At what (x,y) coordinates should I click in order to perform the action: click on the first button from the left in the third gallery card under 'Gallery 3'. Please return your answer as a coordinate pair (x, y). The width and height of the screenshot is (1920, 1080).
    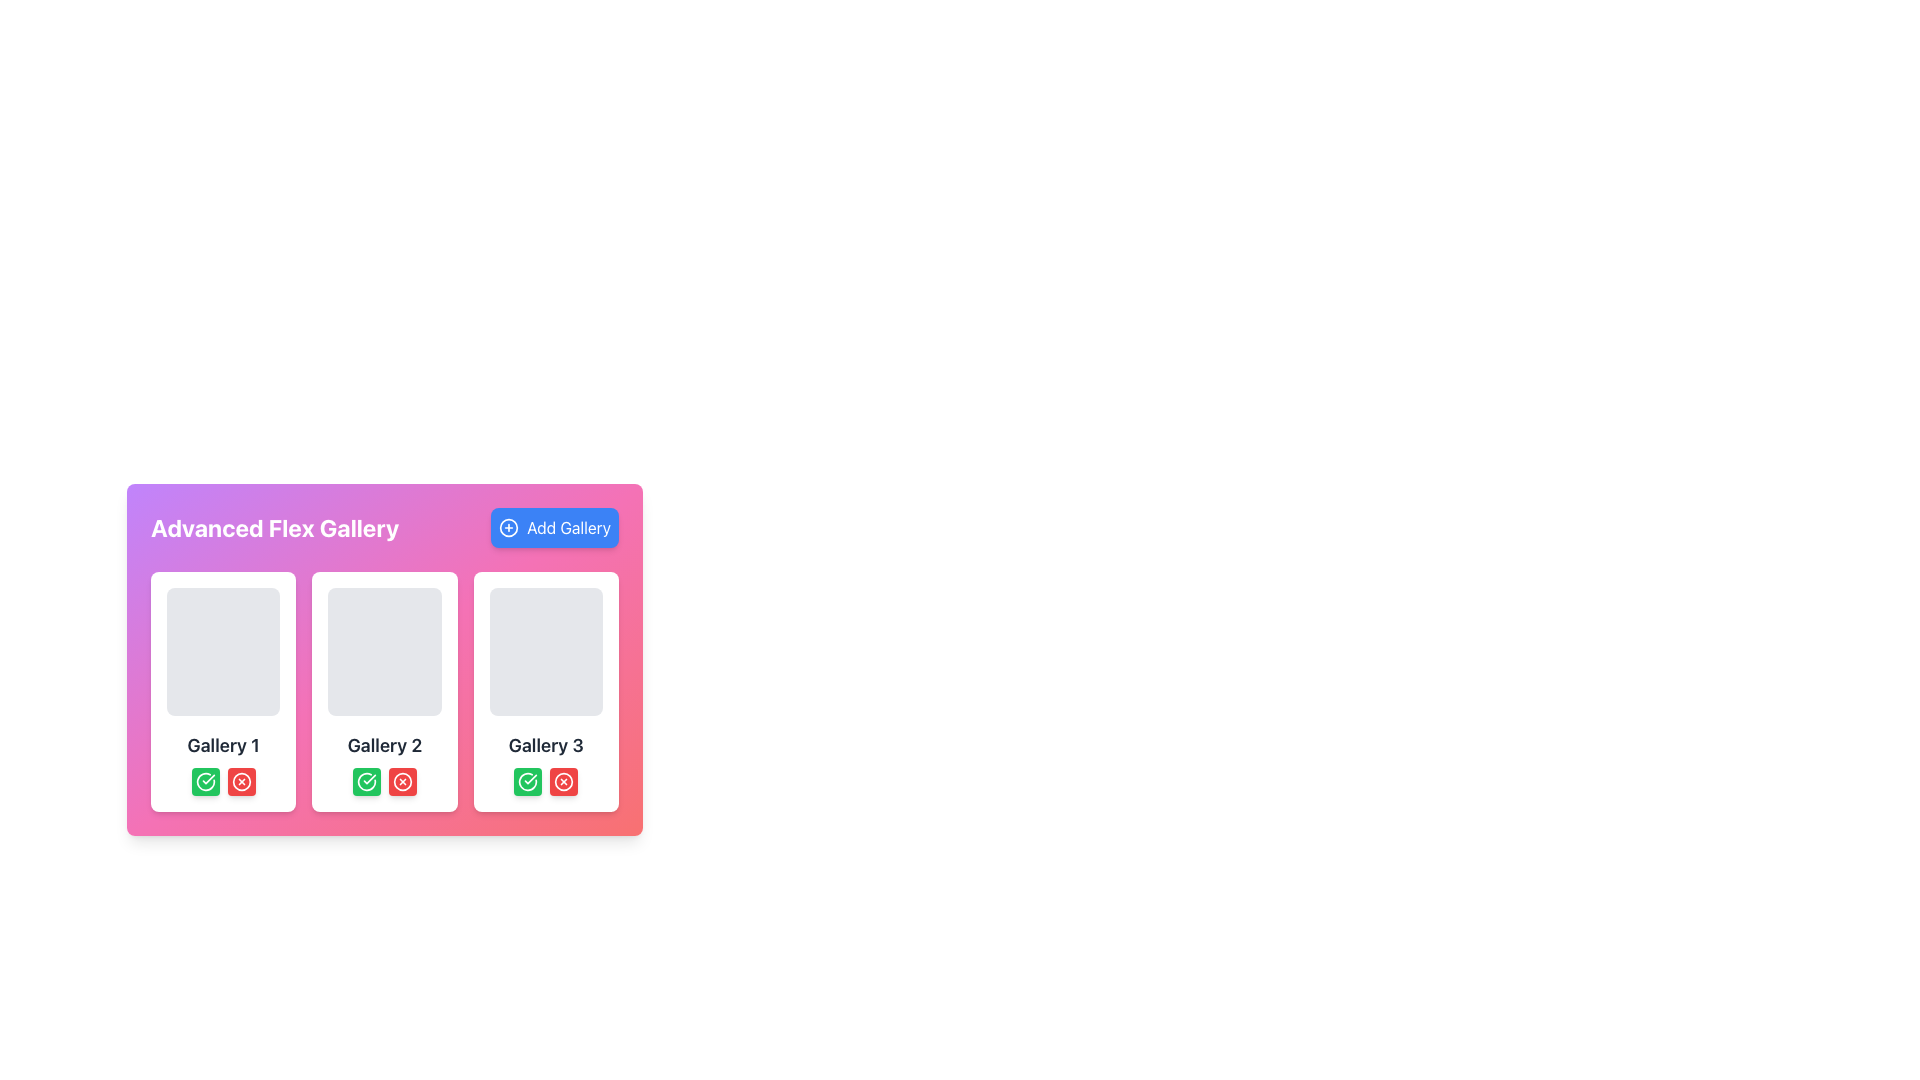
    Looking at the image, I should click on (205, 781).